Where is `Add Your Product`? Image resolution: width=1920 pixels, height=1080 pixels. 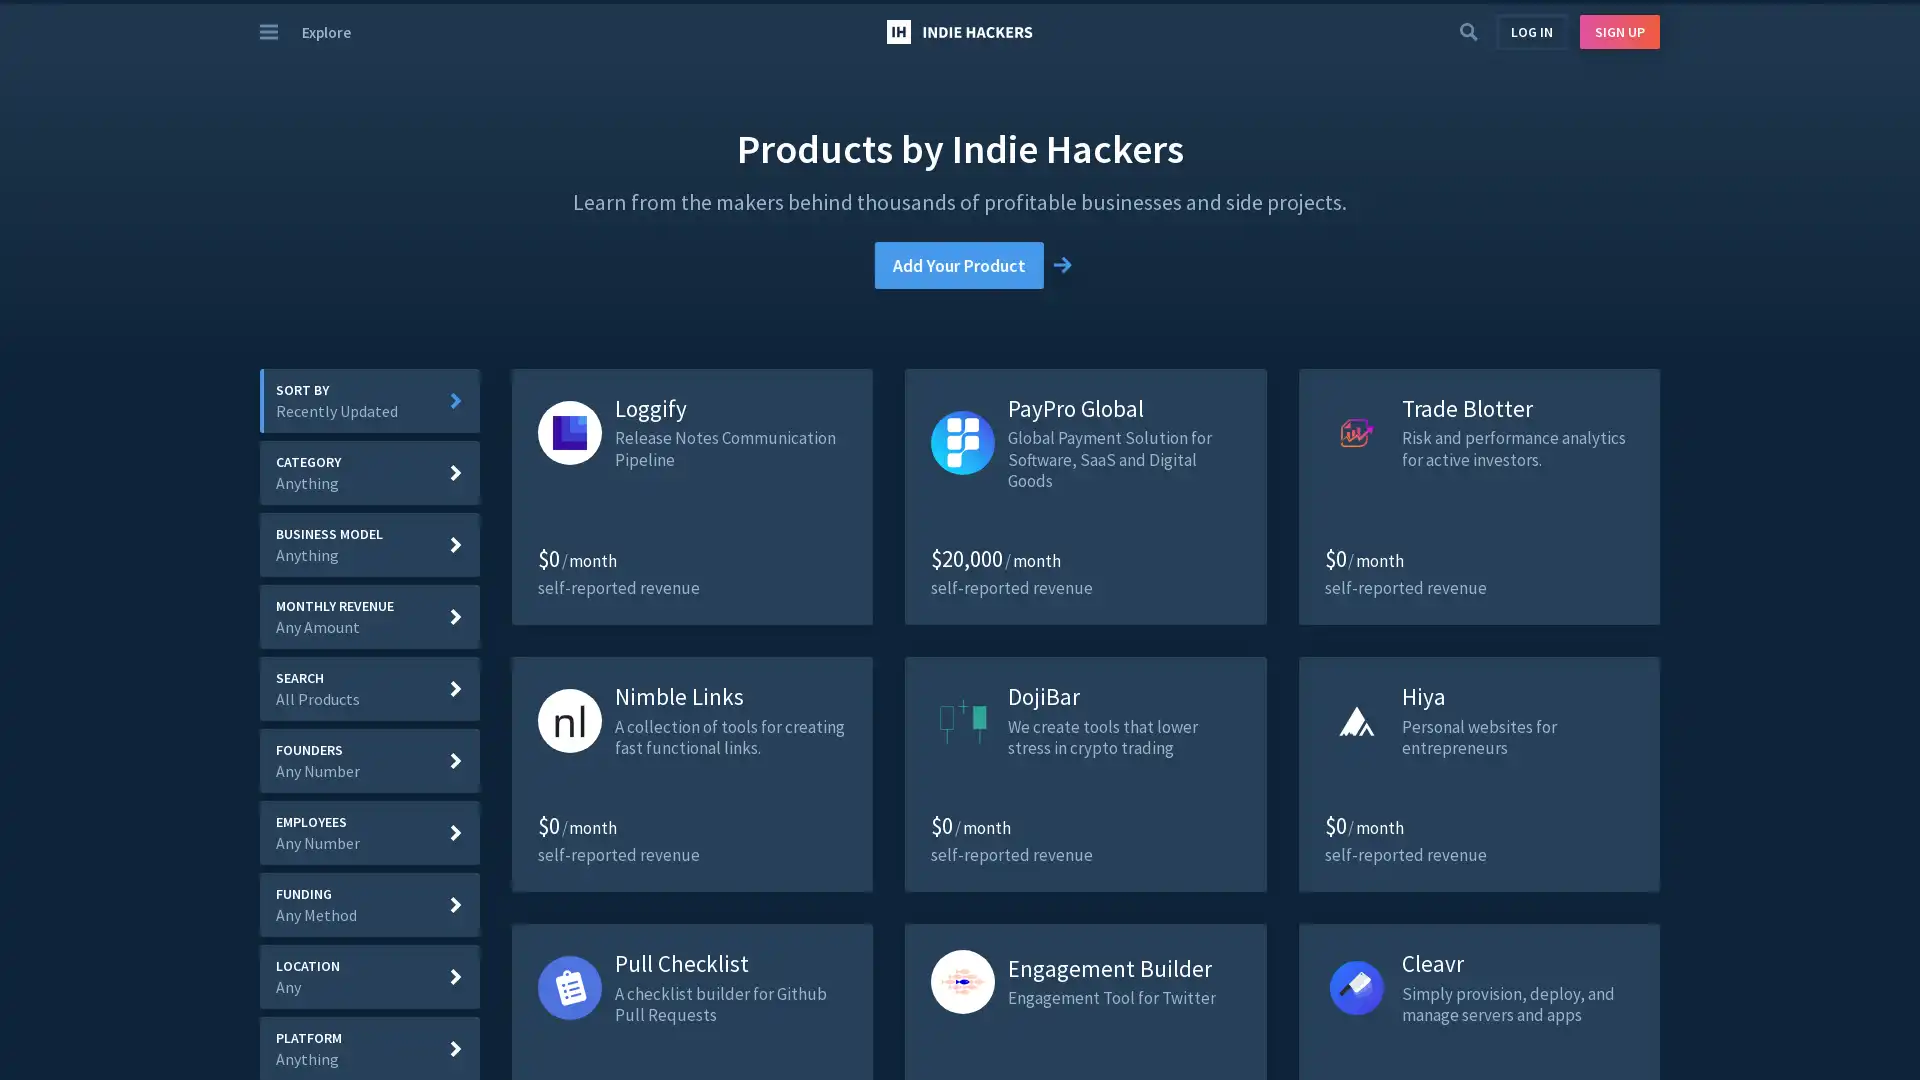 Add Your Product is located at coordinates (944, 276).